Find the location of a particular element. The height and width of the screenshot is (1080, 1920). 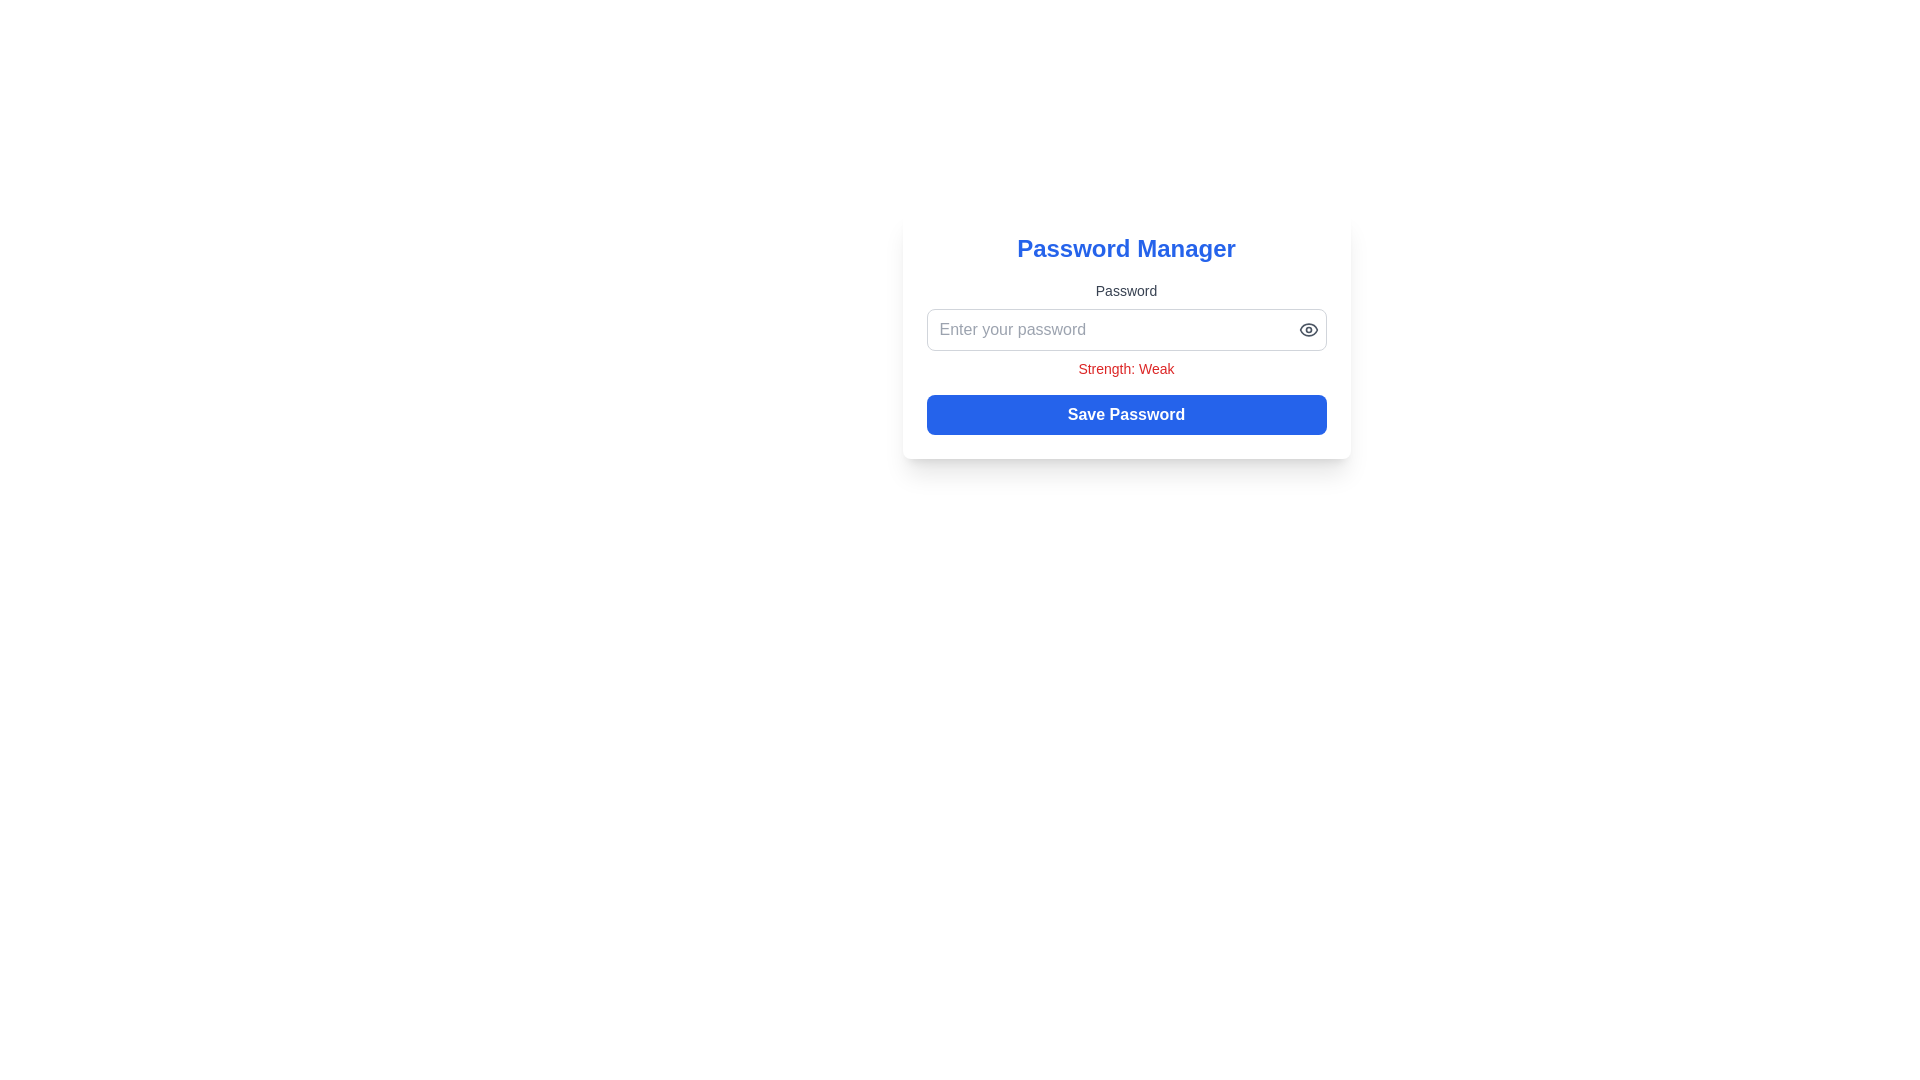

the SVG icon representing an eye is located at coordinates (1308, 329).